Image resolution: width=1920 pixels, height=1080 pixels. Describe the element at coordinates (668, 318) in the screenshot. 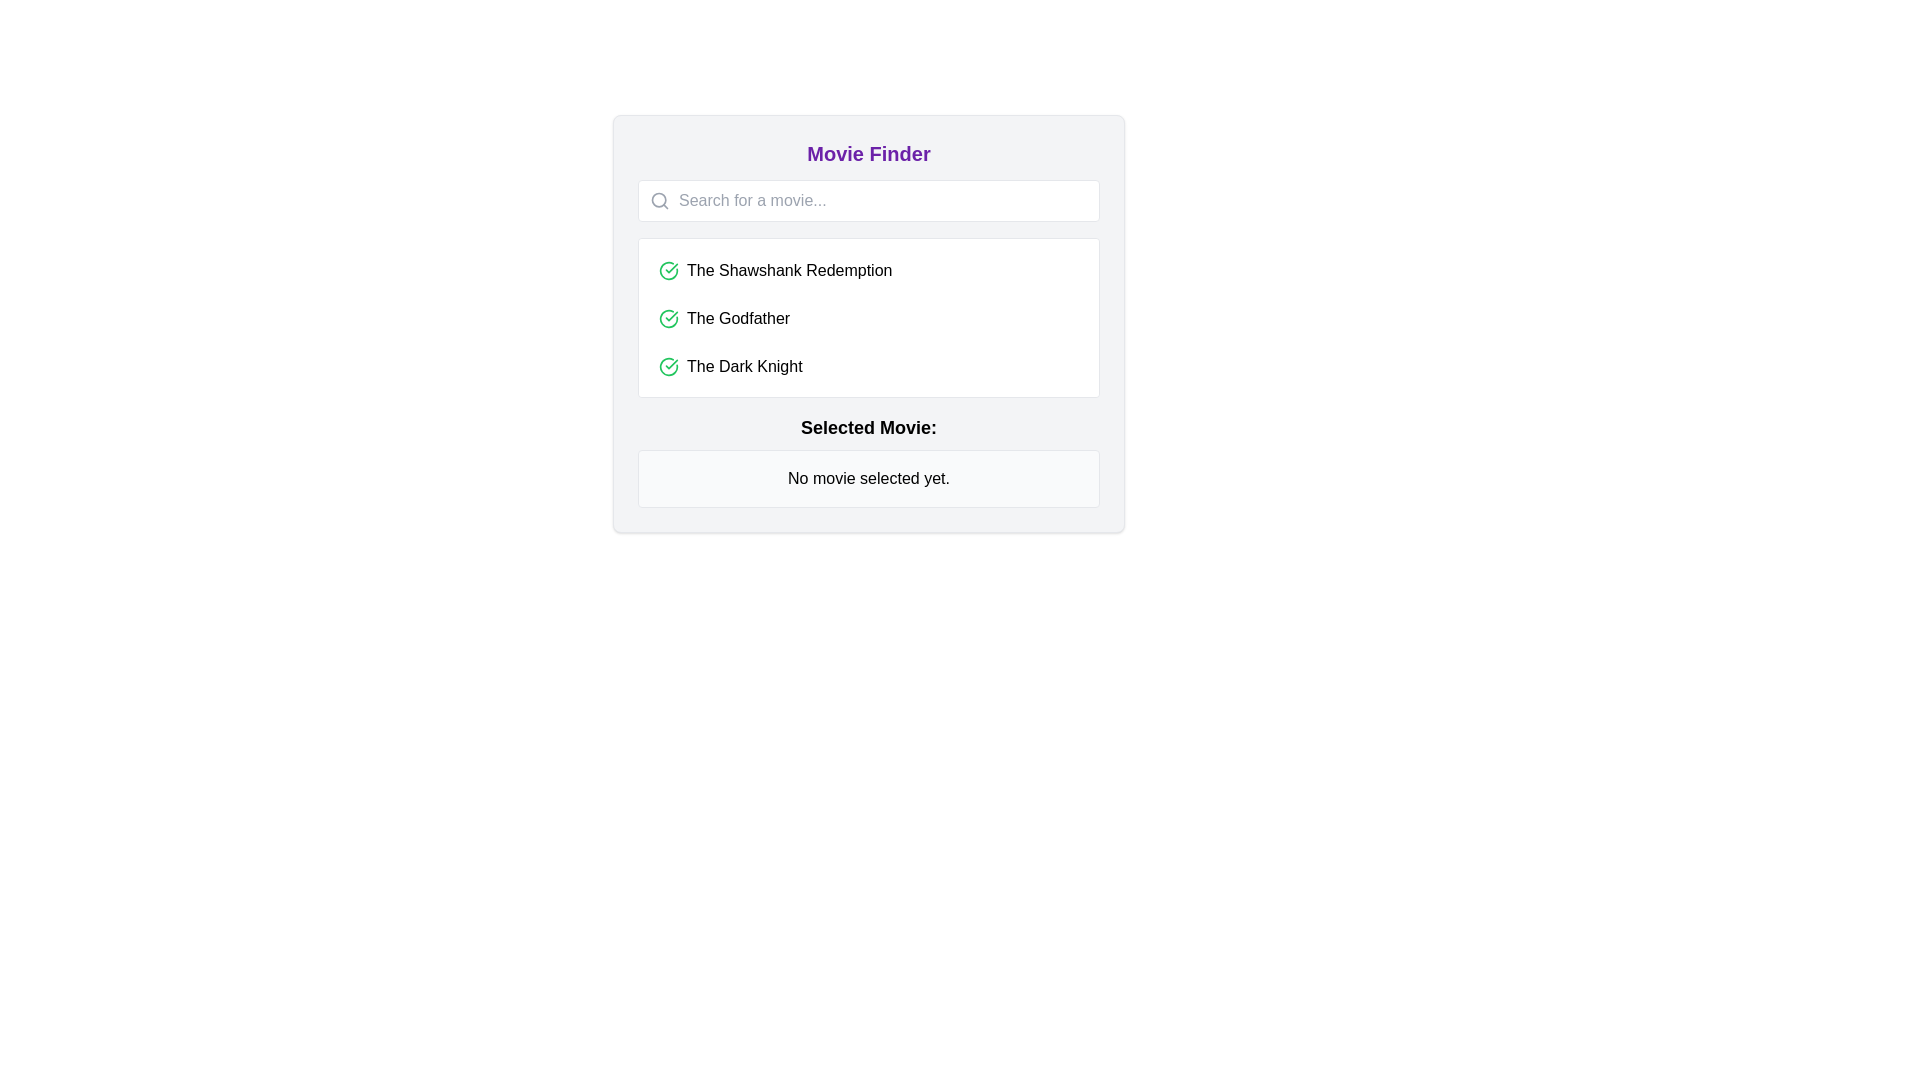

I see `the status of the green circular icon with a checkmark, indicating a selected or confirmed state, located to the left of 'The Godfather' in the 'Movie Finder' interface` at that location.